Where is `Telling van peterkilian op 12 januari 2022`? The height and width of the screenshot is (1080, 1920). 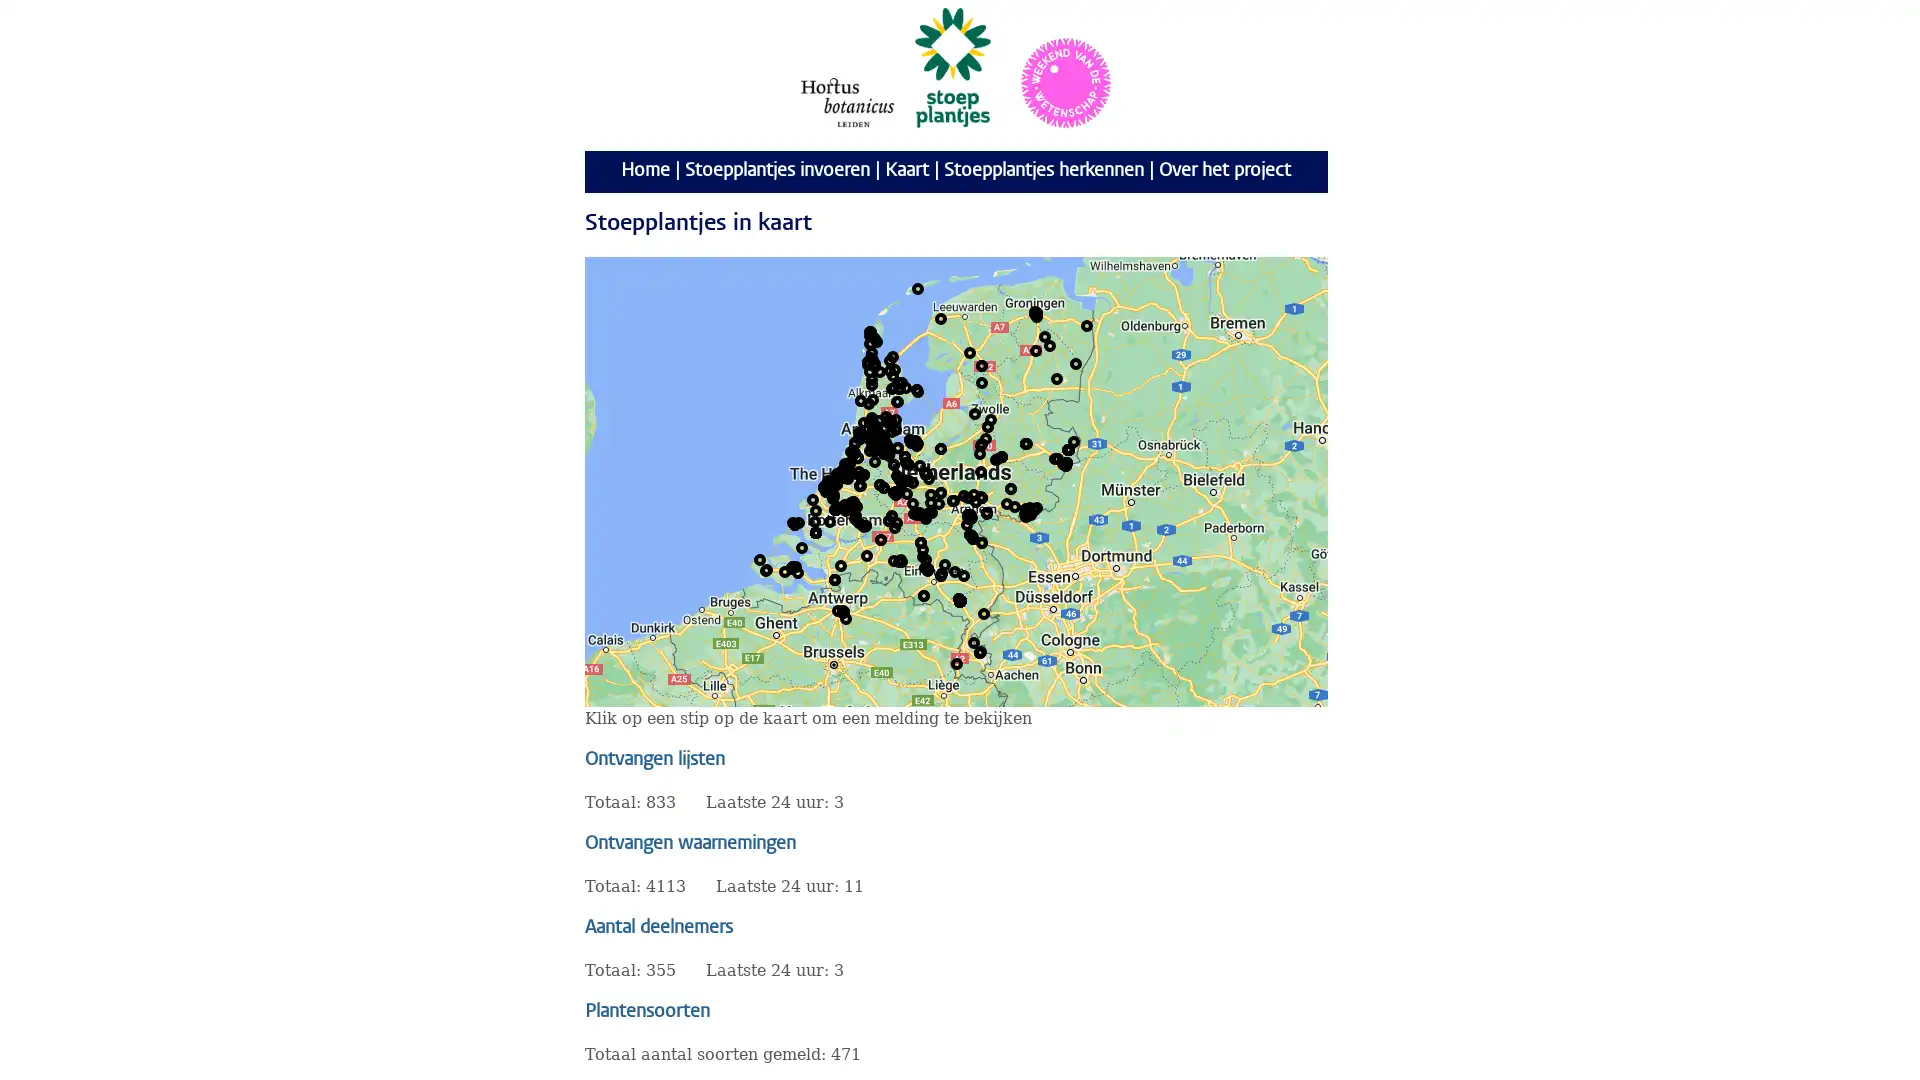
Telling van peterkilian op 12 januari 2022 is located at coordinates (879, 438).